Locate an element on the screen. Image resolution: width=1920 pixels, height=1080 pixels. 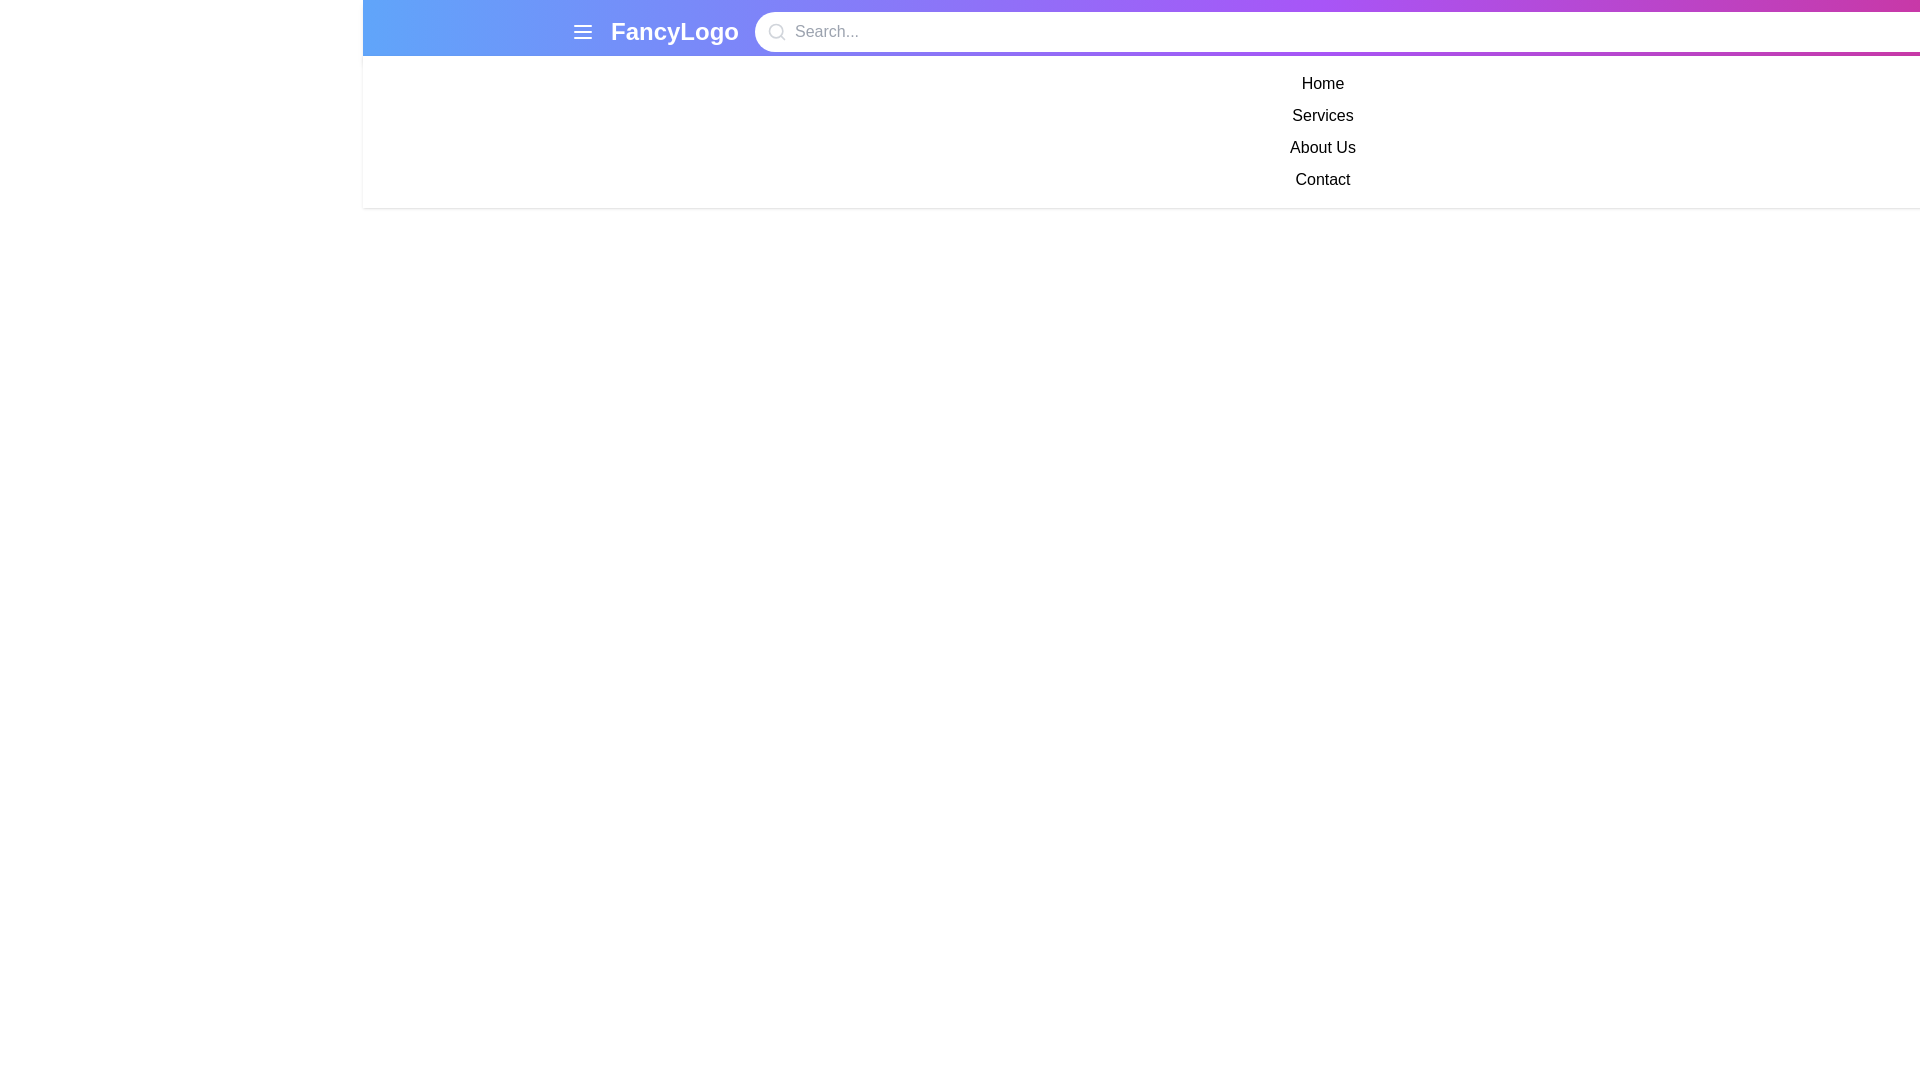
the brand logo located in the top-left corner of the header section, which serves as a home-button redirecting the user to the homepage when clicked is located at coordinates (655, 31).